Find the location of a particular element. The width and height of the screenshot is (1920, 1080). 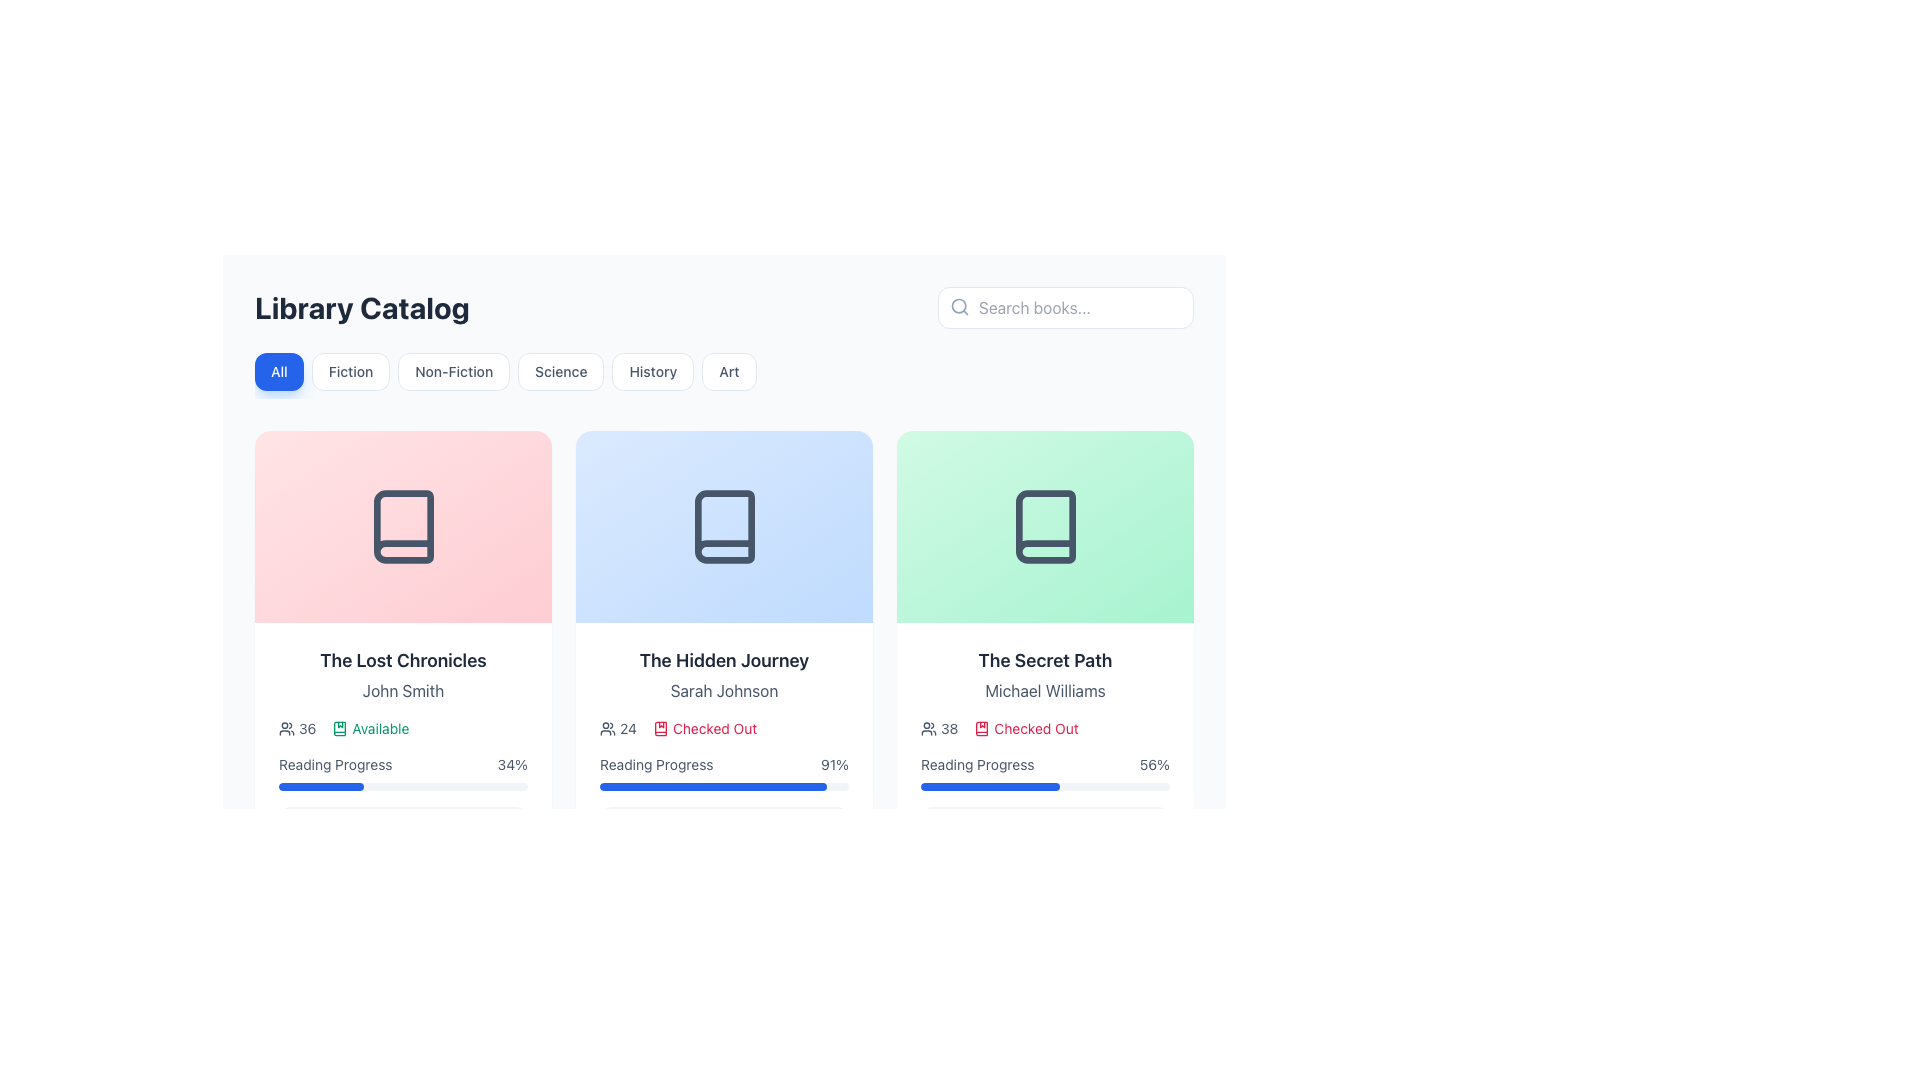

book title text located in the third column of the library catalog, positioned below the book icon and above the author's name 'Michael Williams' is located at coordinates (1044, 660).